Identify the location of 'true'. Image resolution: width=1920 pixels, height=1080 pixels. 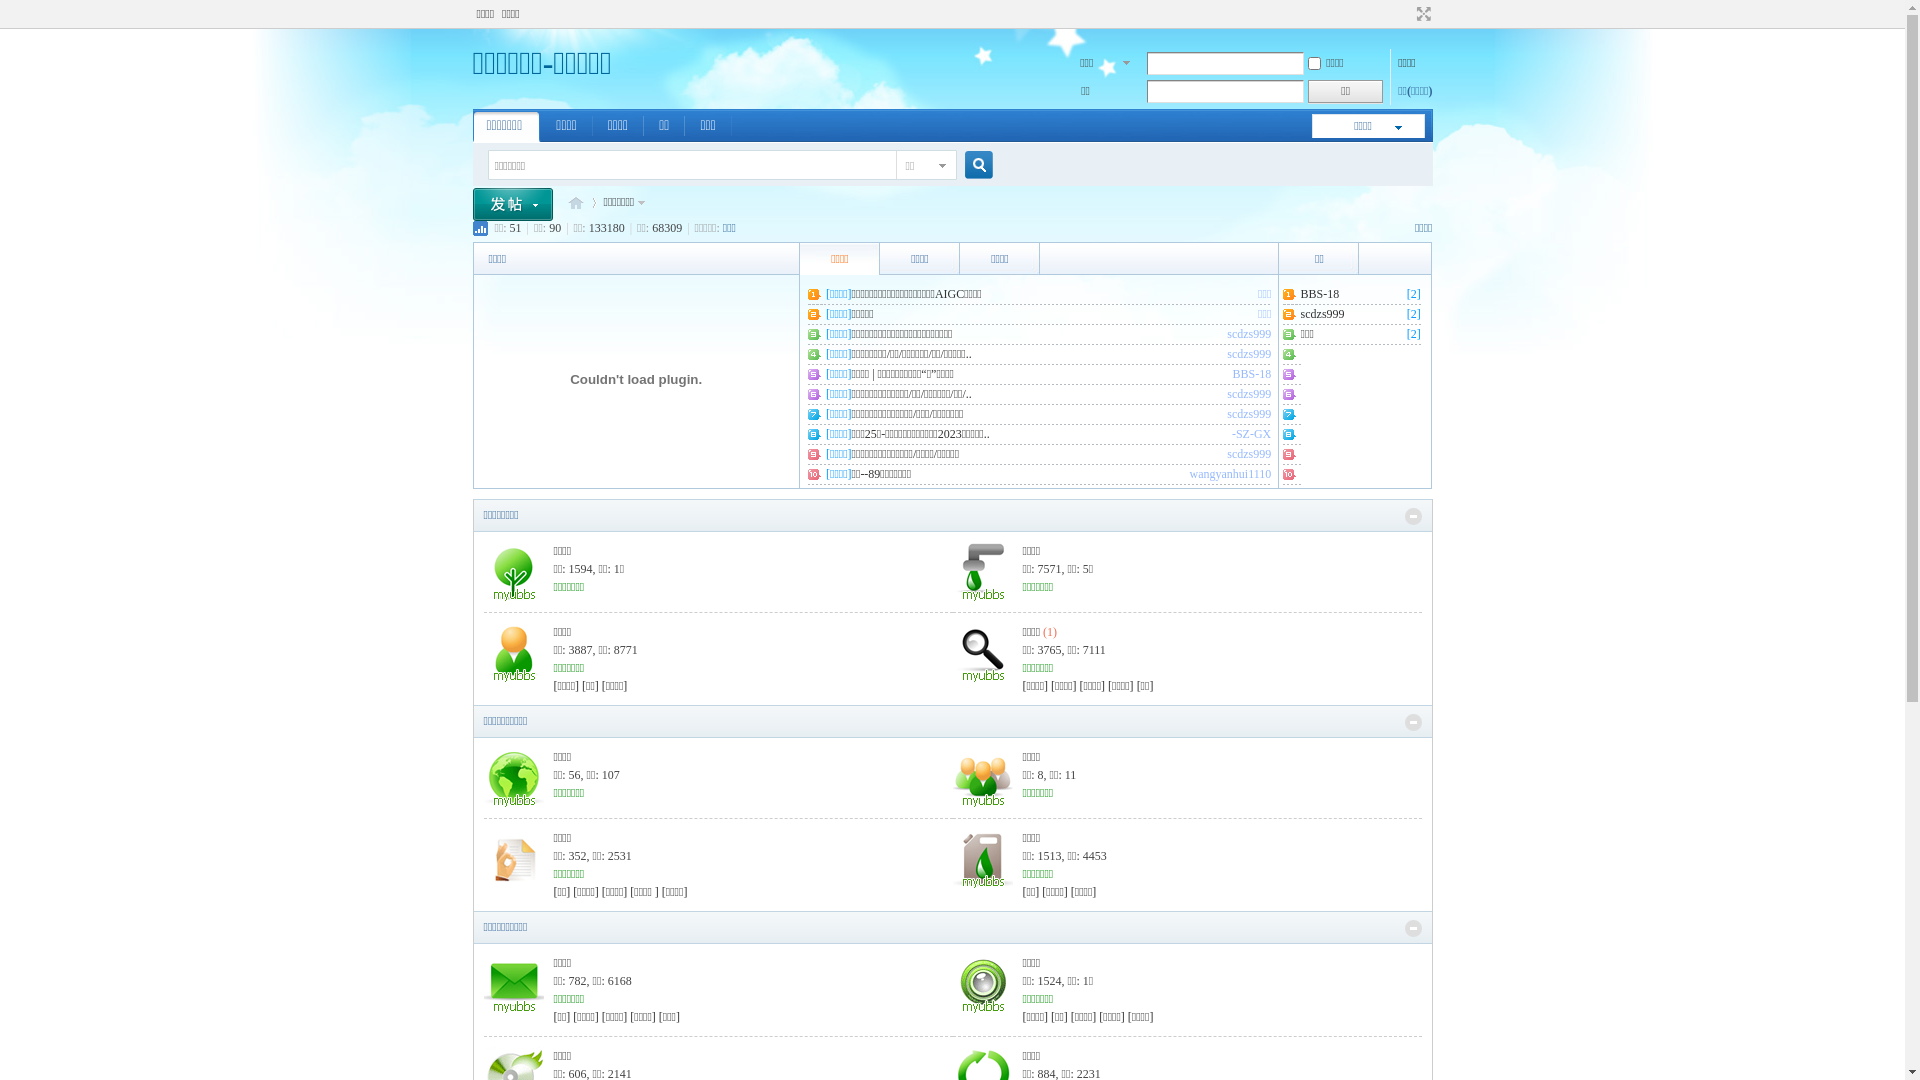
(970, 164).